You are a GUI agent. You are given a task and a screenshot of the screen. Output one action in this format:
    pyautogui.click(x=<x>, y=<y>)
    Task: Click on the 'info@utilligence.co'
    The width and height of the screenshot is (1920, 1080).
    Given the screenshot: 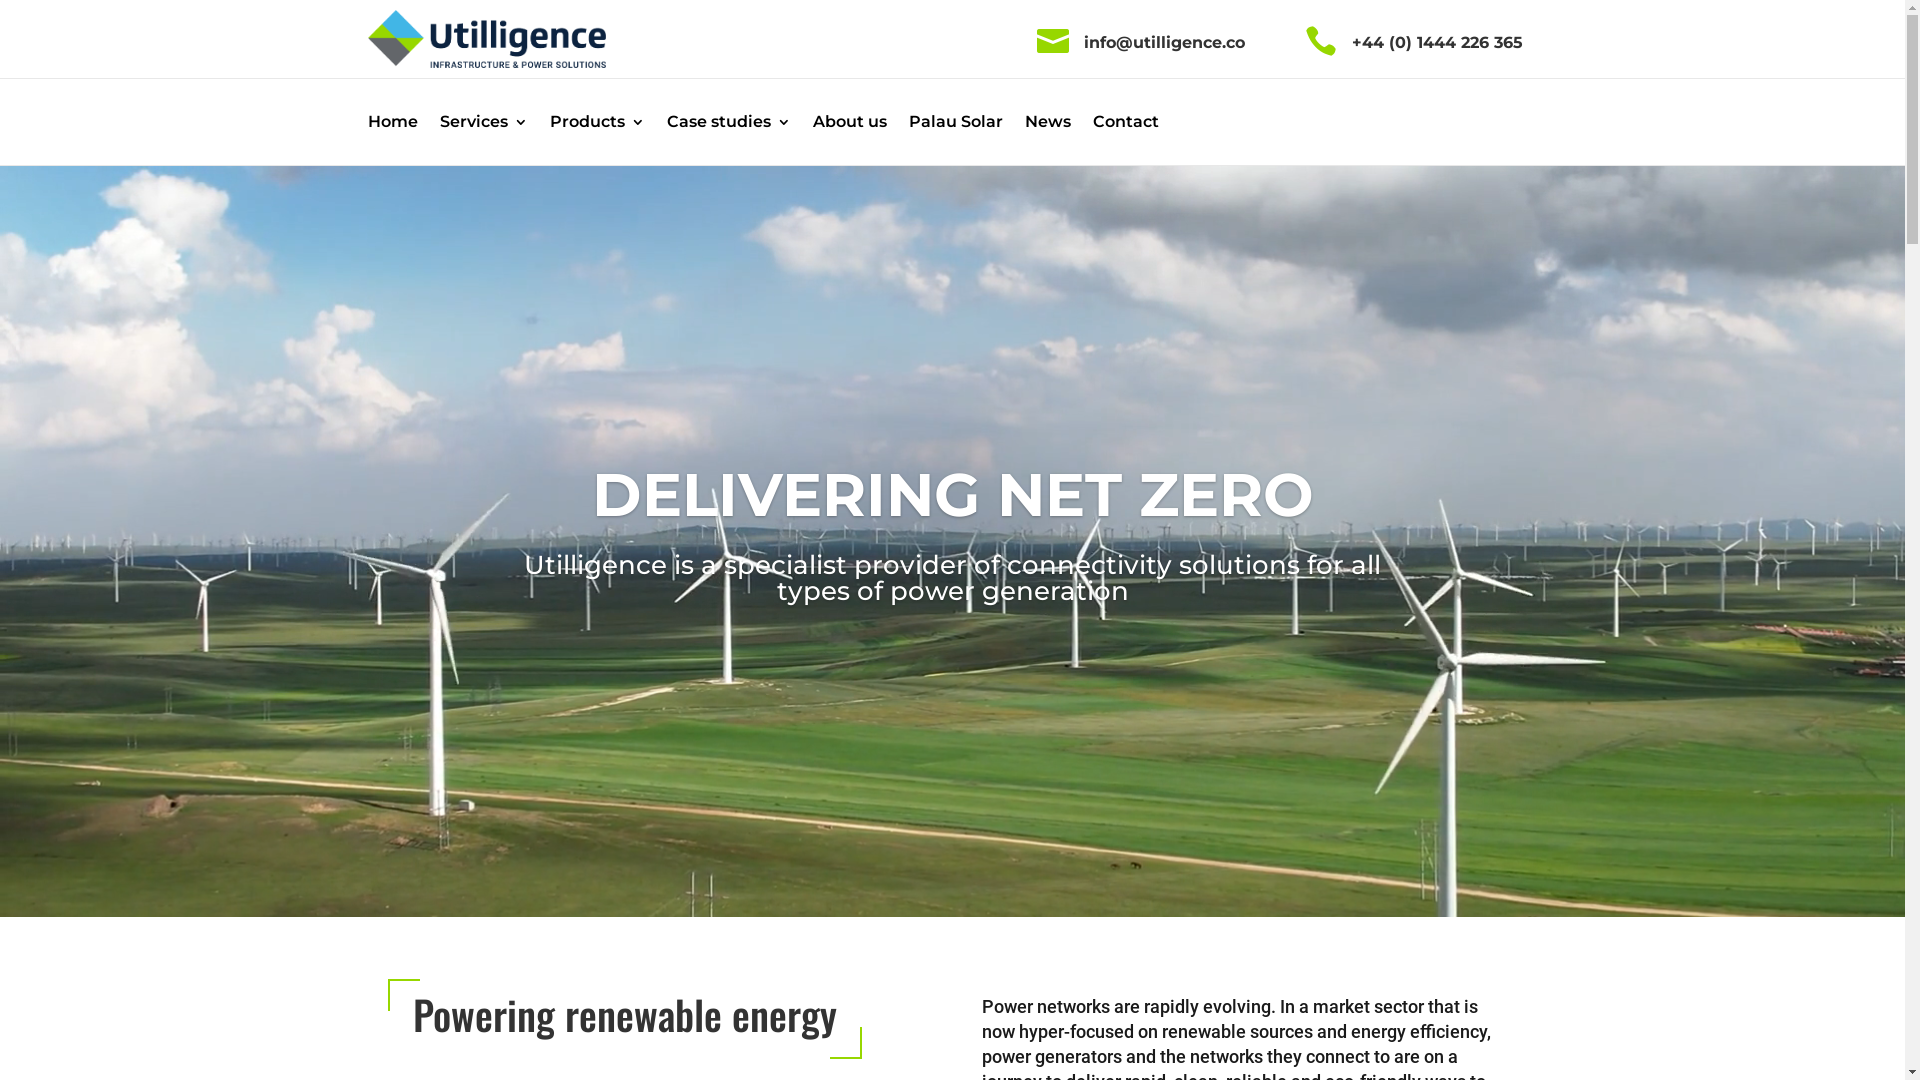 What is the action you would take?
    pyautogui.click(x=1164, y=42)
    